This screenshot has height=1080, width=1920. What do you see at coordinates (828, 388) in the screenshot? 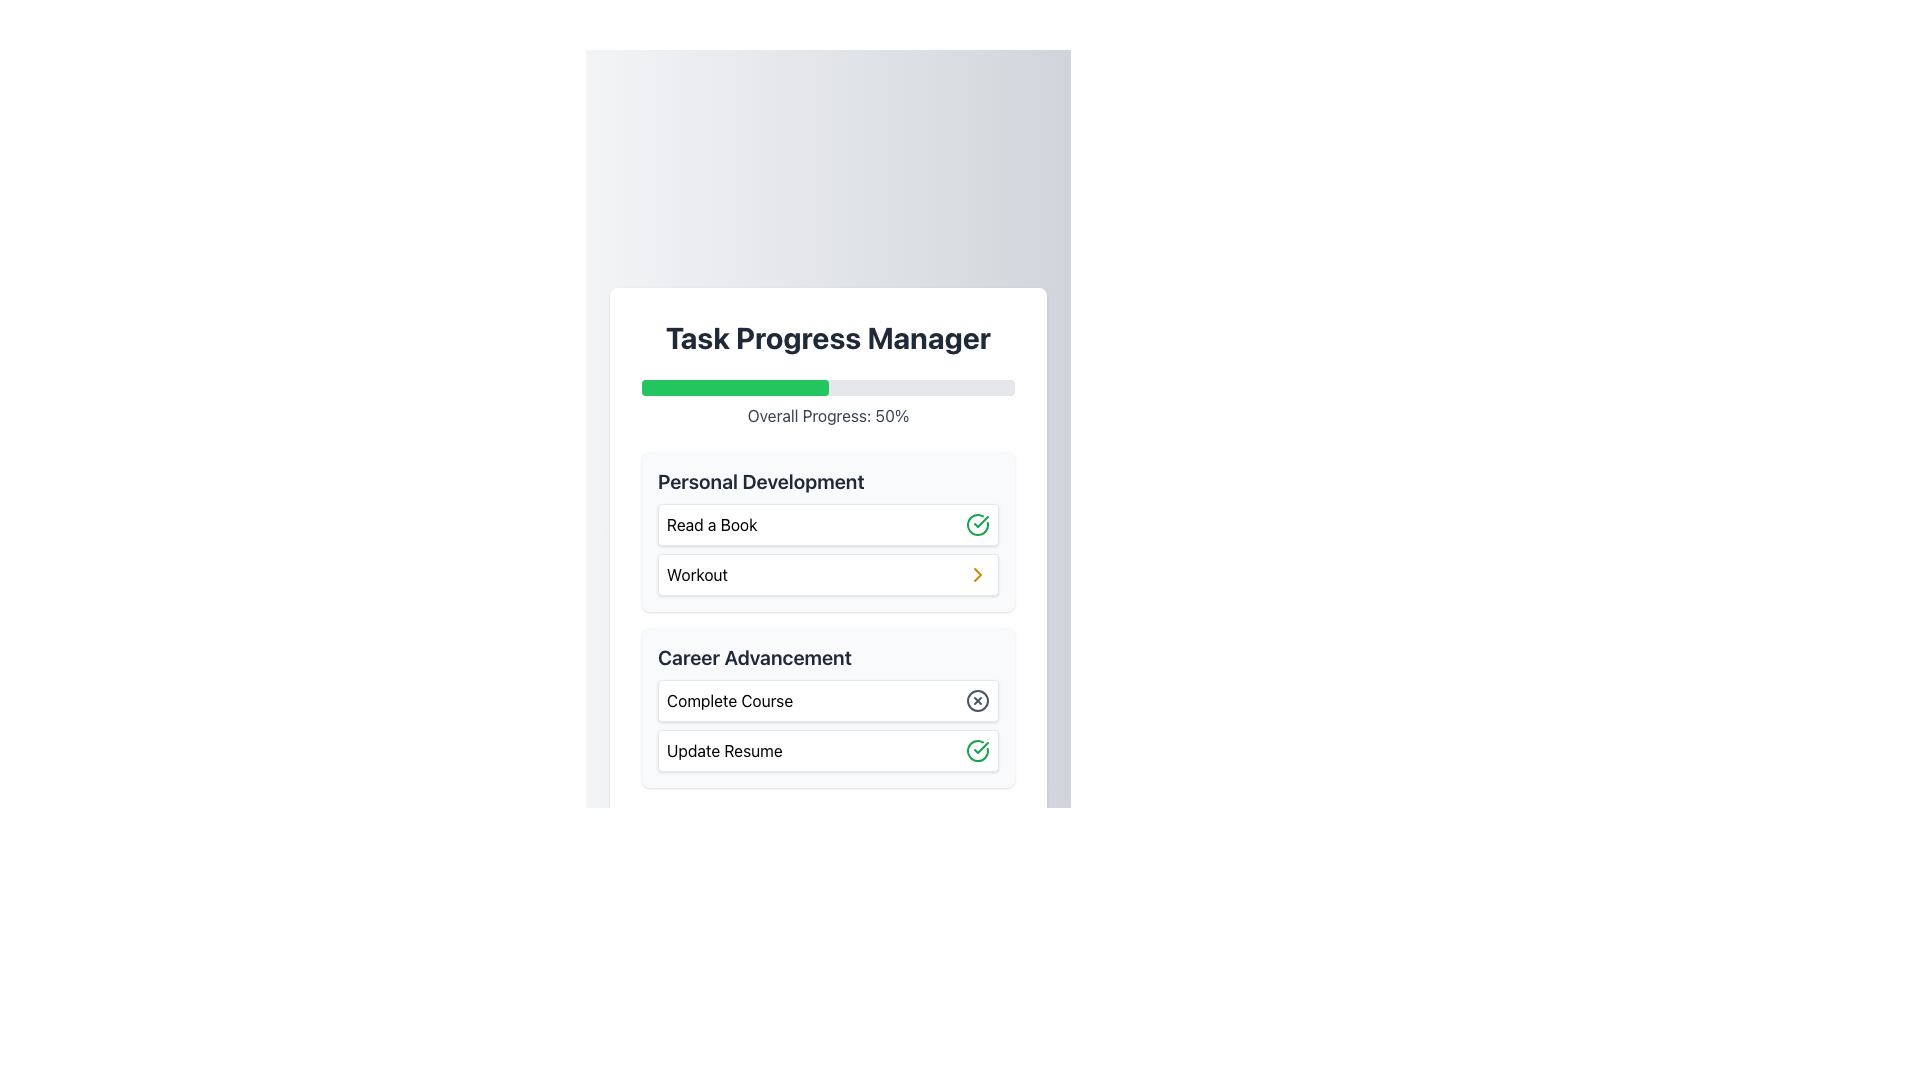
I see `the progress bar located directly below the 'Task Progress Manager' title, which has a light gray background and a green-filled left portion indicating 50% progress` at bounding box center [828, 388].